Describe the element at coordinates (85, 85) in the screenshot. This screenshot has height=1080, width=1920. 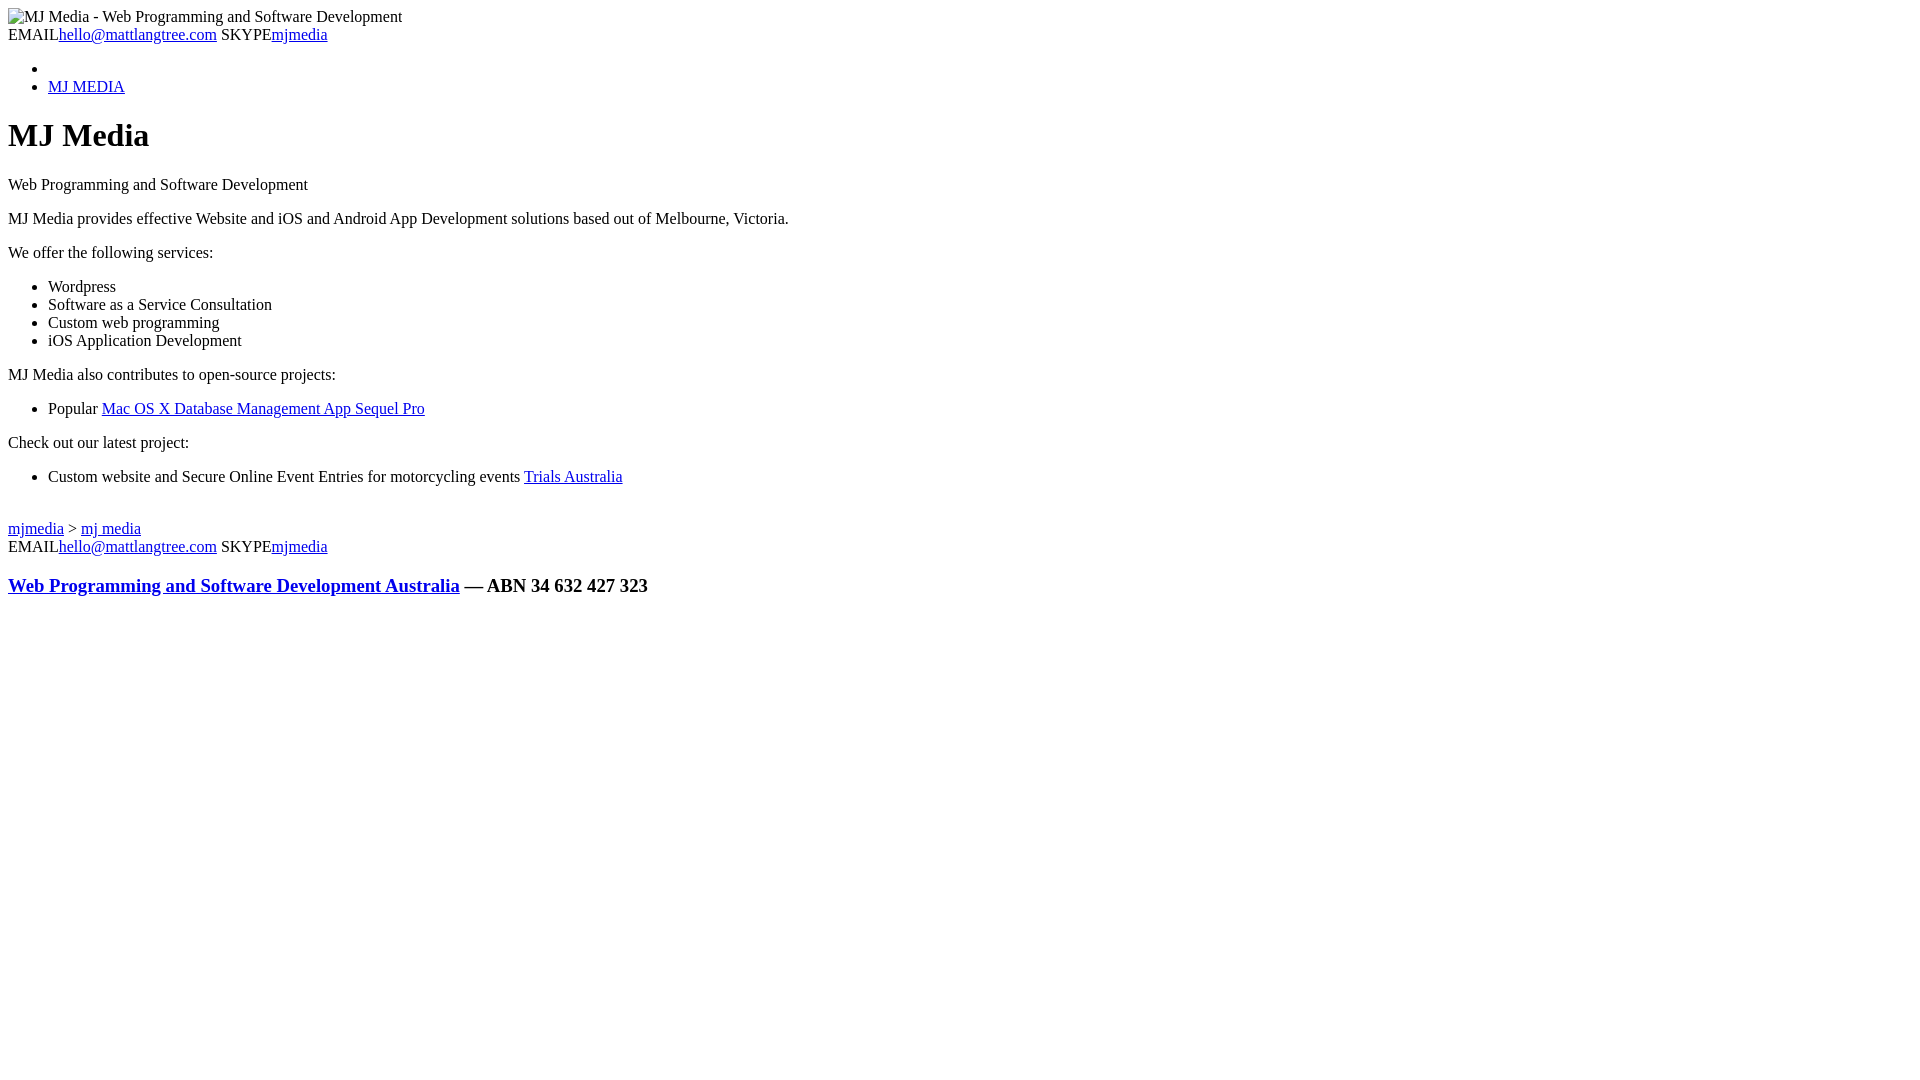
I see `'MJ MEDIA'` at that location.